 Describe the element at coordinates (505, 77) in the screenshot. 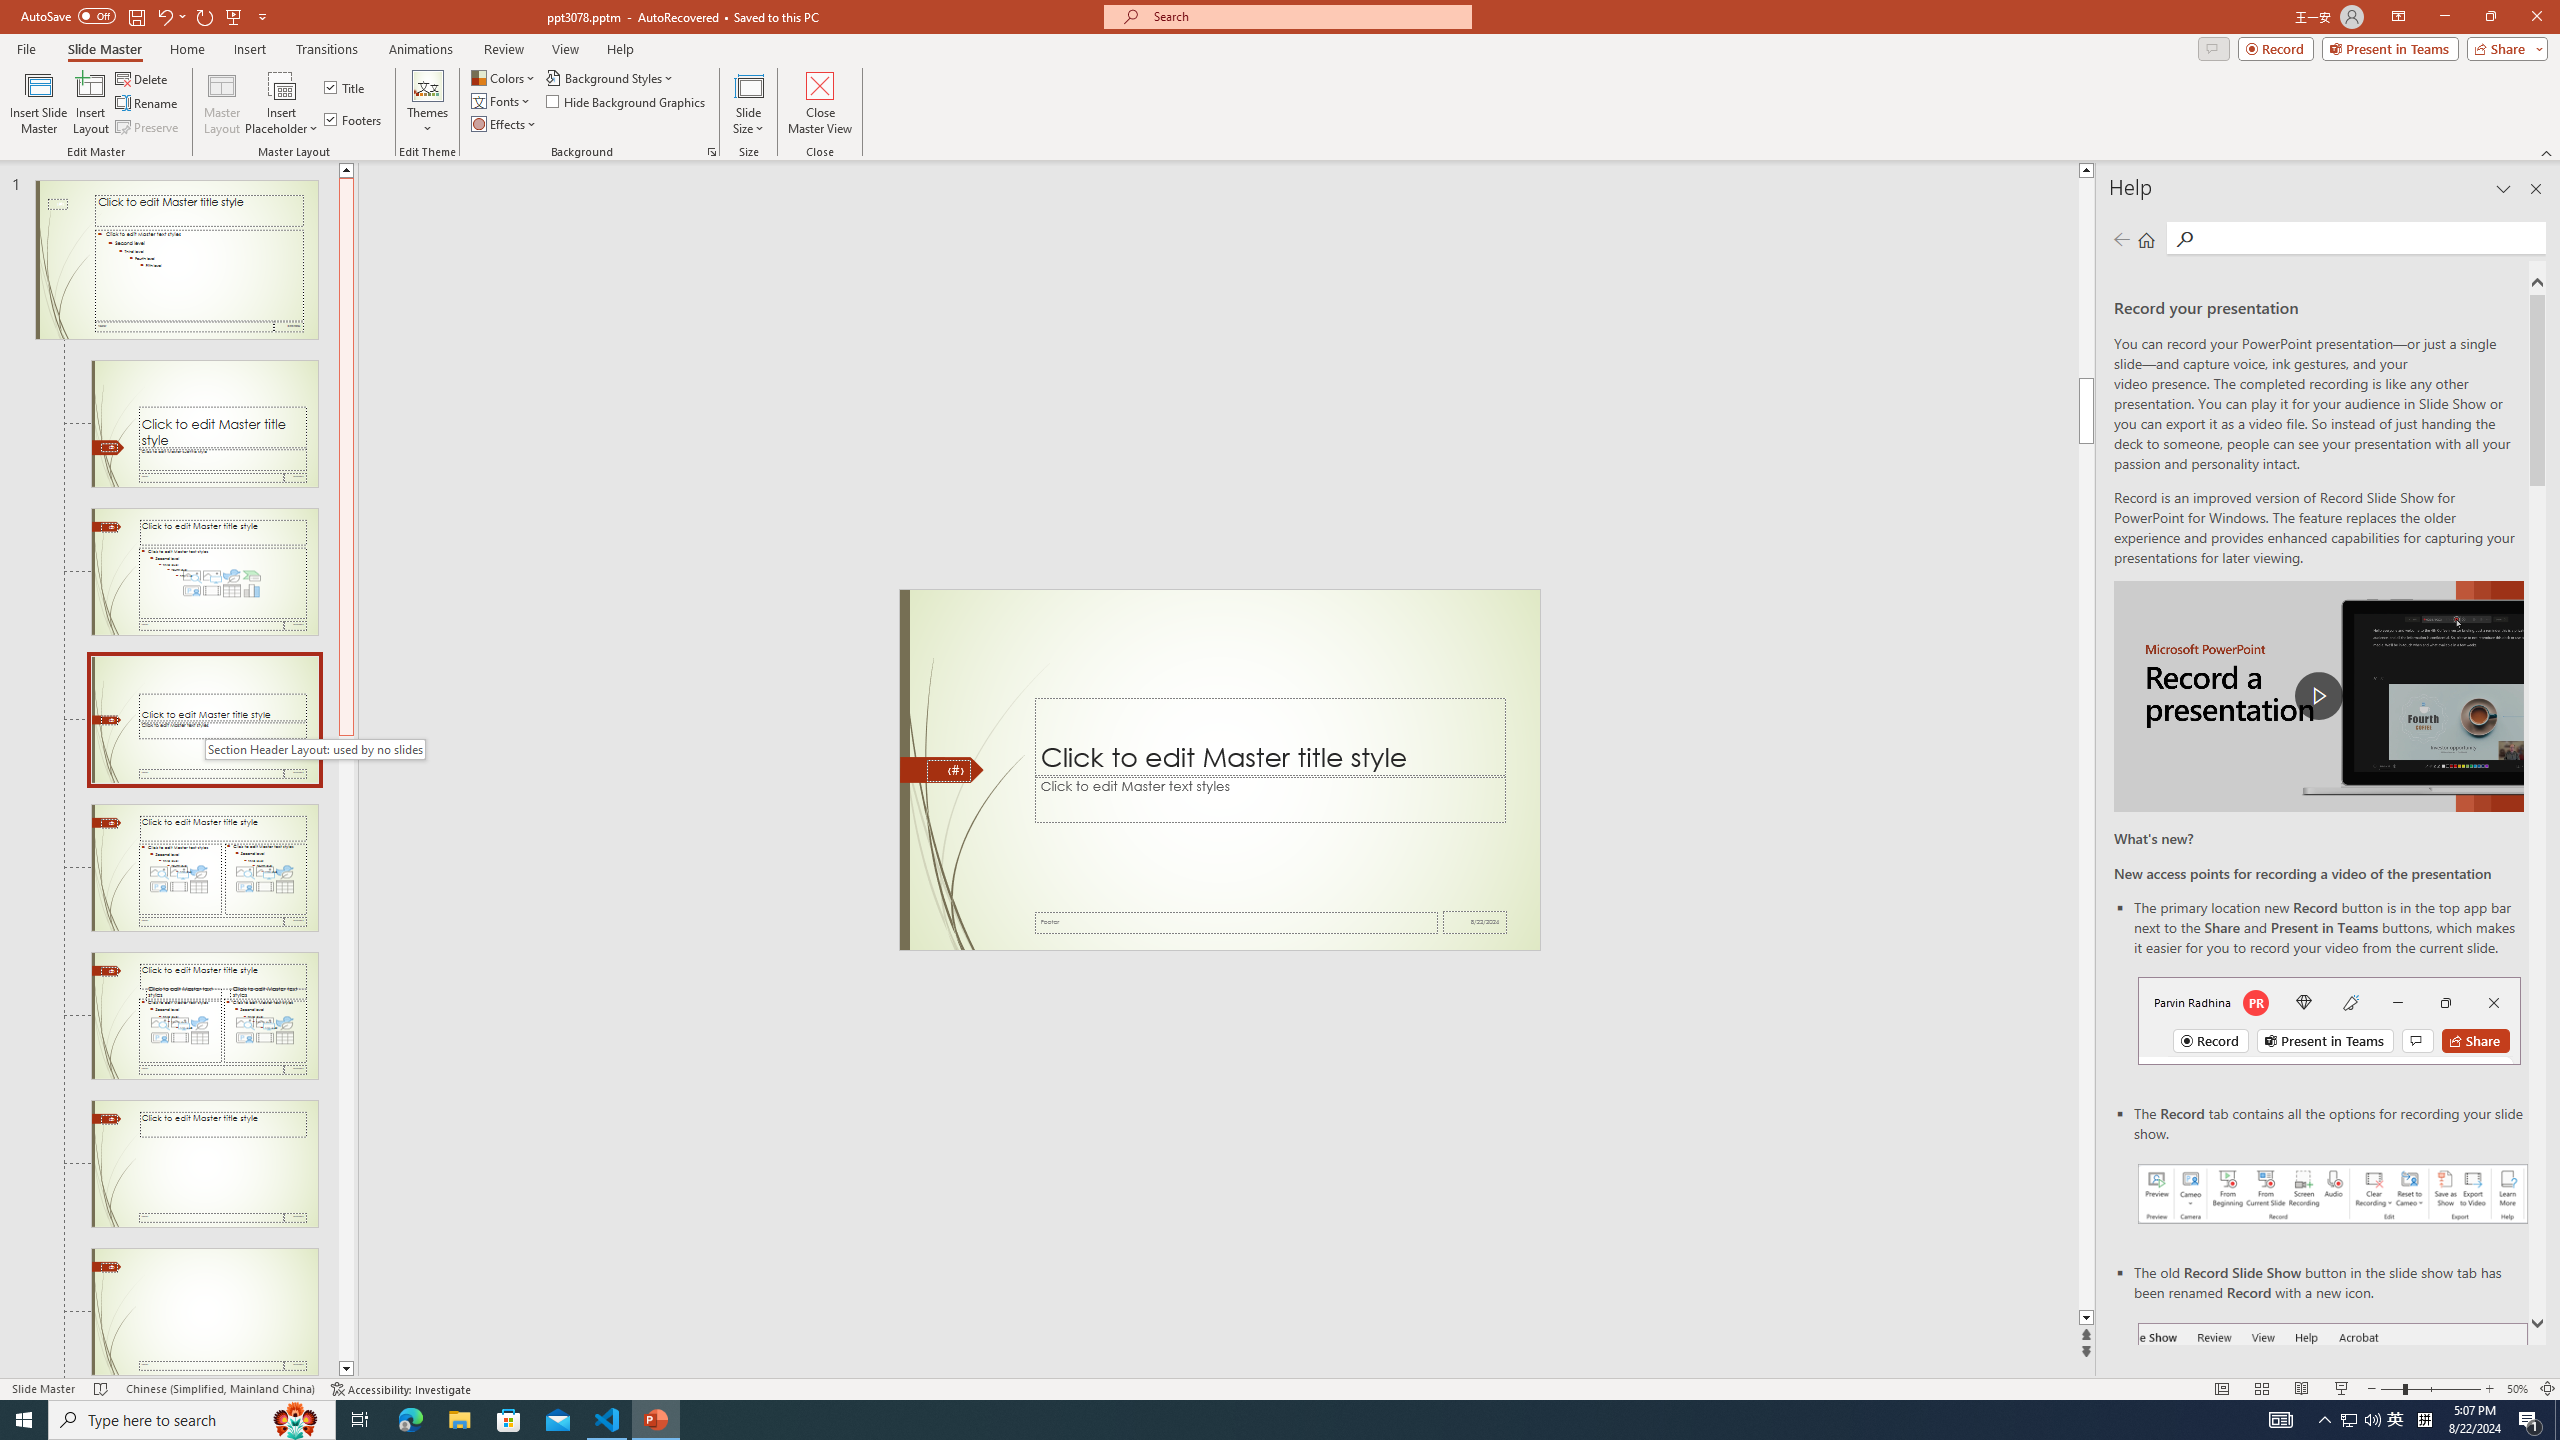

I see `'Colors'` at that location.